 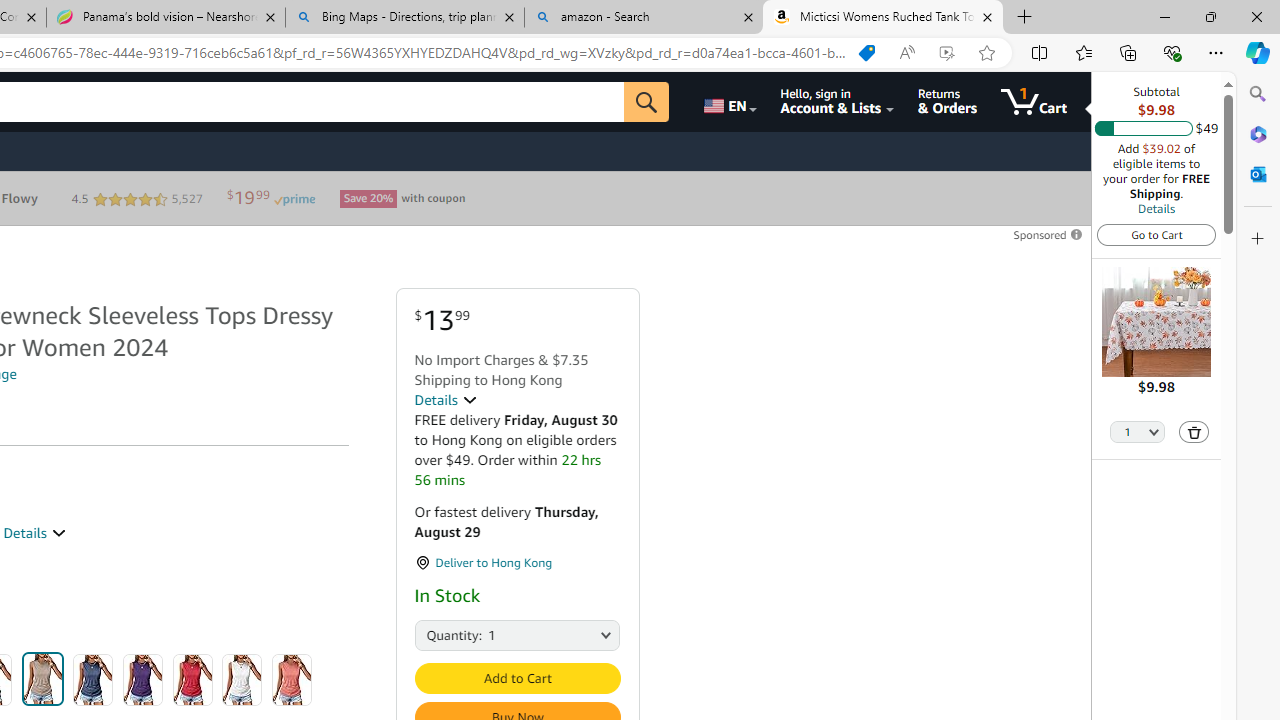 I want to click on 'Enhance video', so click(x=945, y=52).